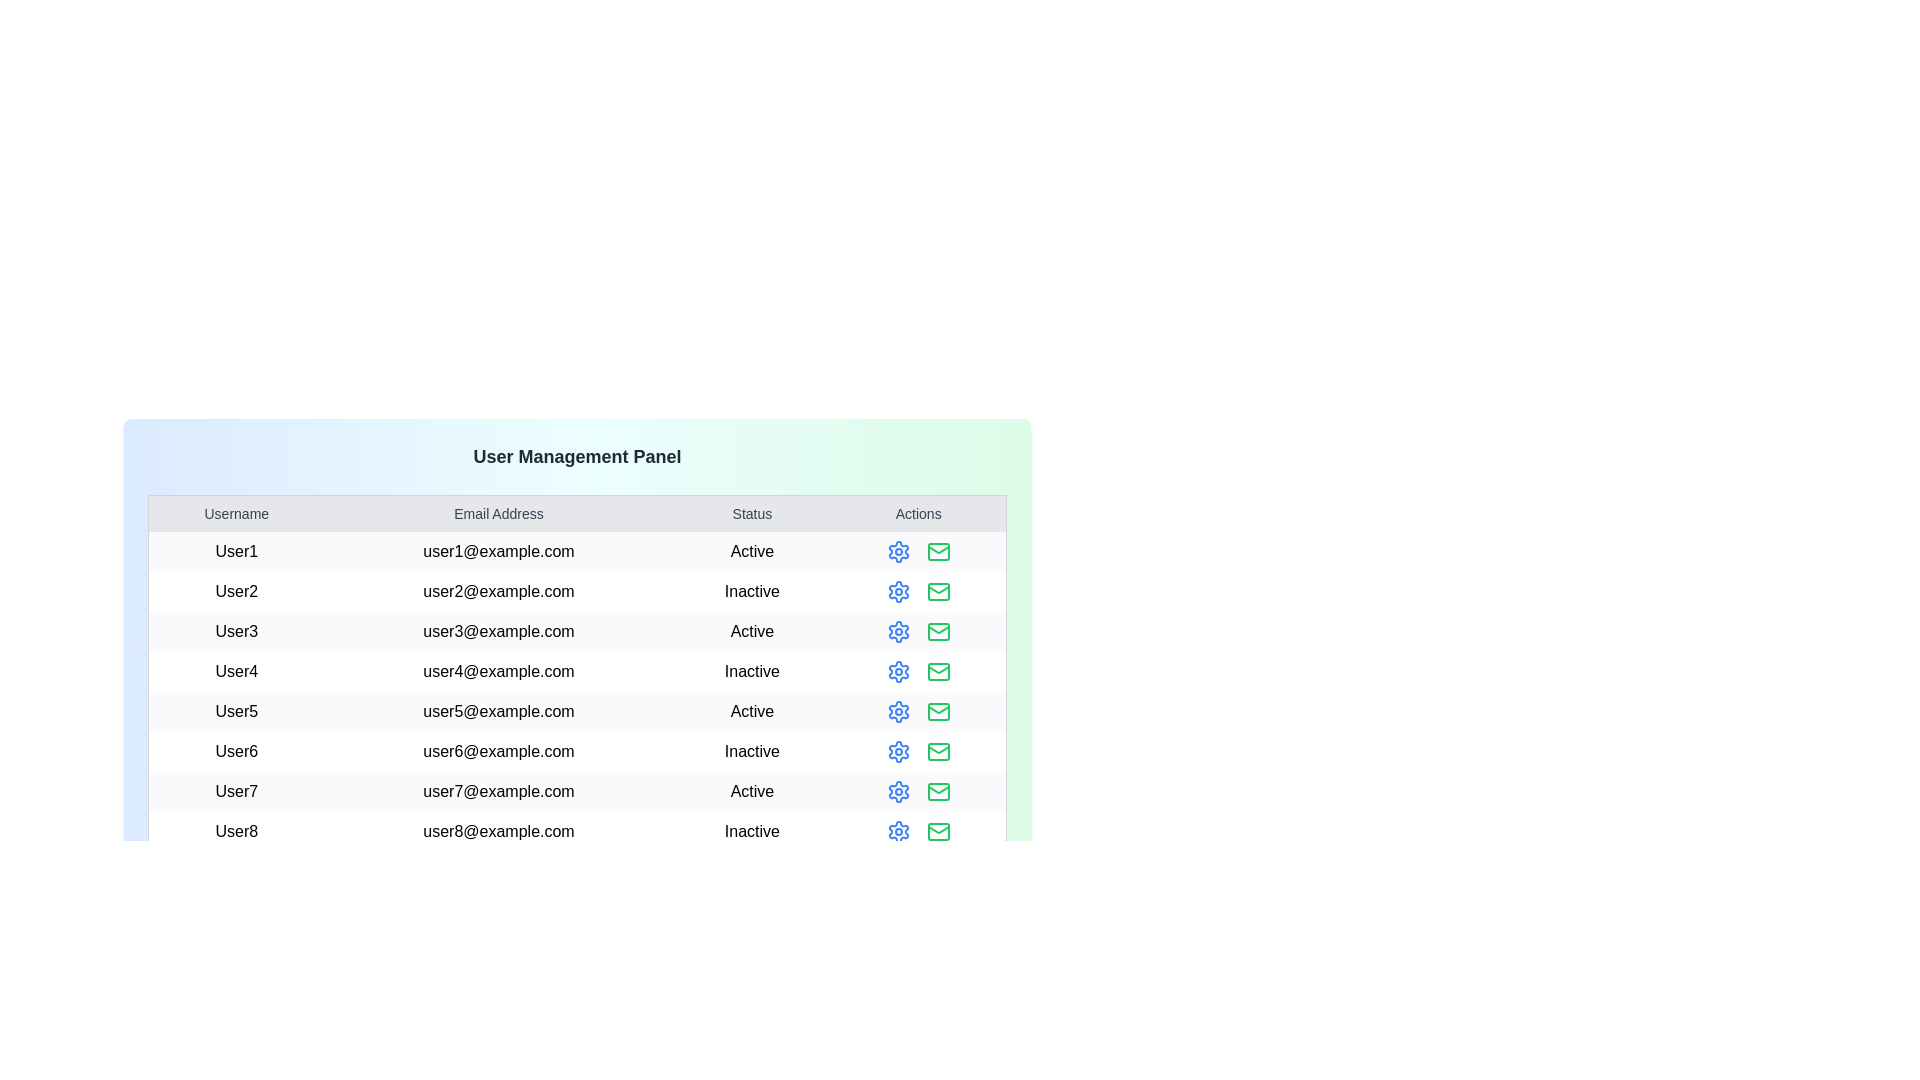  I want to click on the table header labeled Username to sort the table by that column, so click(236, 512).